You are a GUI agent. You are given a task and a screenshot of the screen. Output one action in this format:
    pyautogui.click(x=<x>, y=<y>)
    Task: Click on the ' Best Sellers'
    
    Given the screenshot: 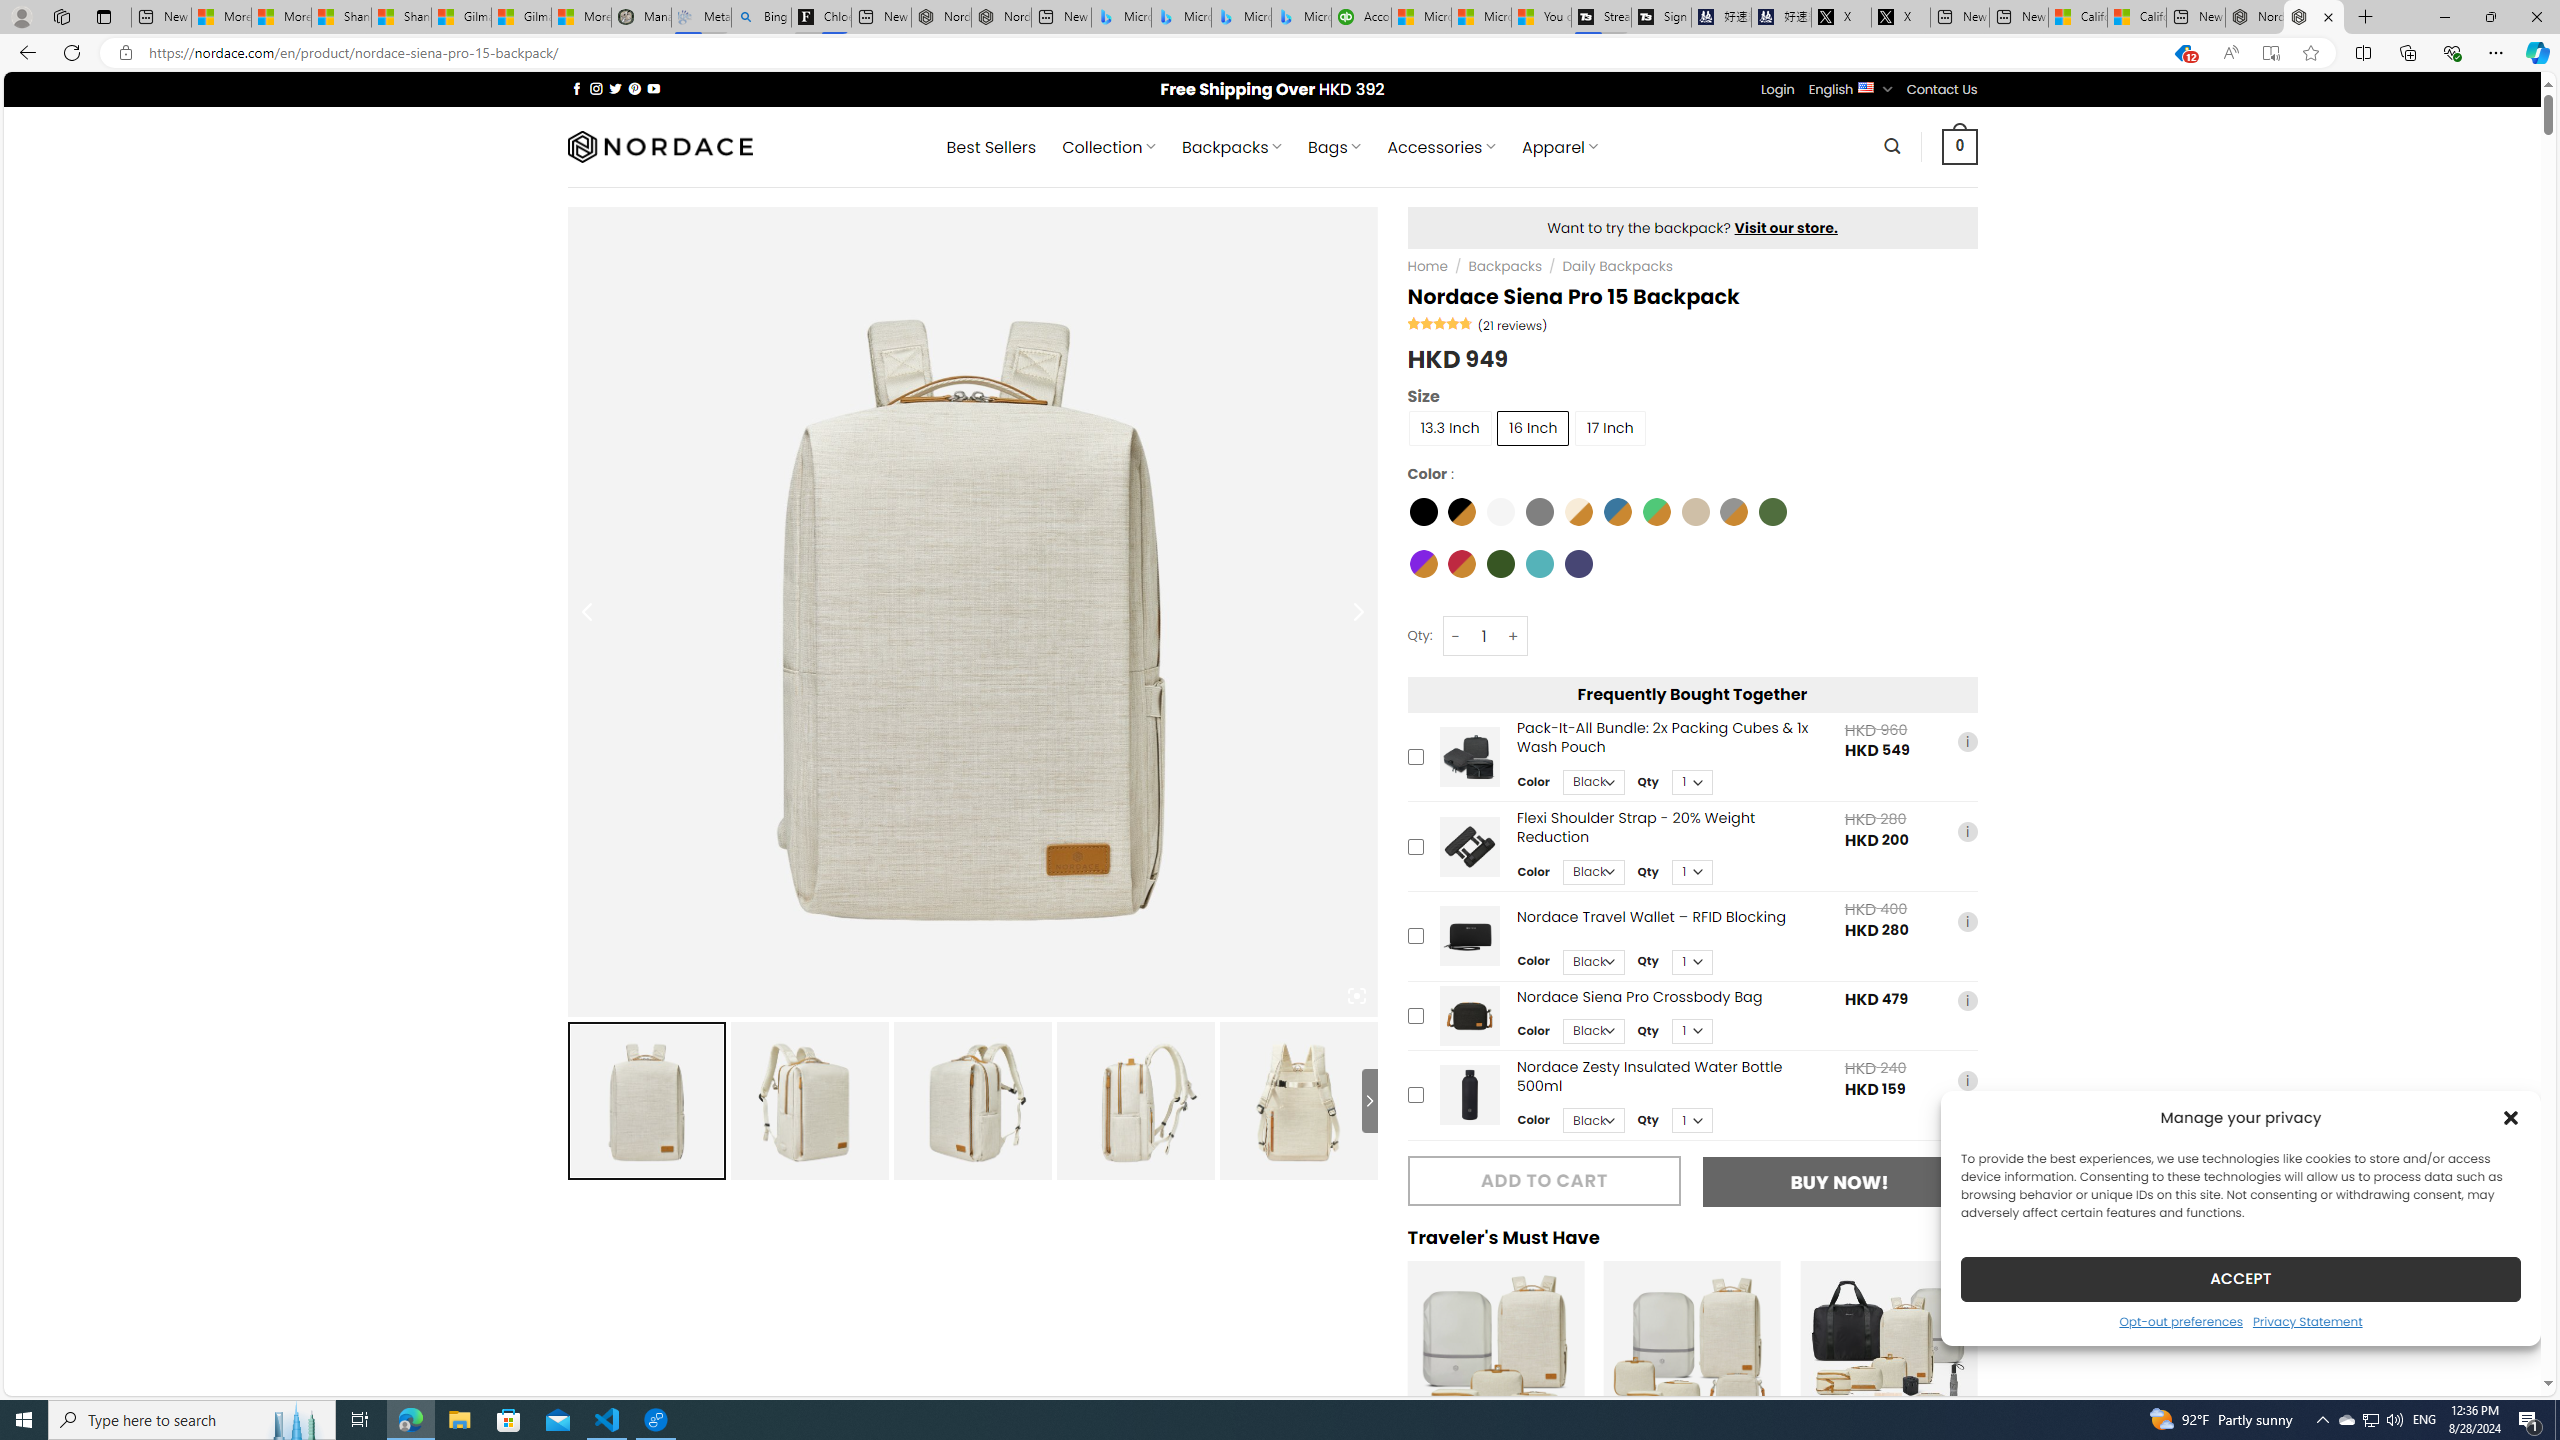 What is the action you would take?
    pyautogui.click(x=991, y=146)
    